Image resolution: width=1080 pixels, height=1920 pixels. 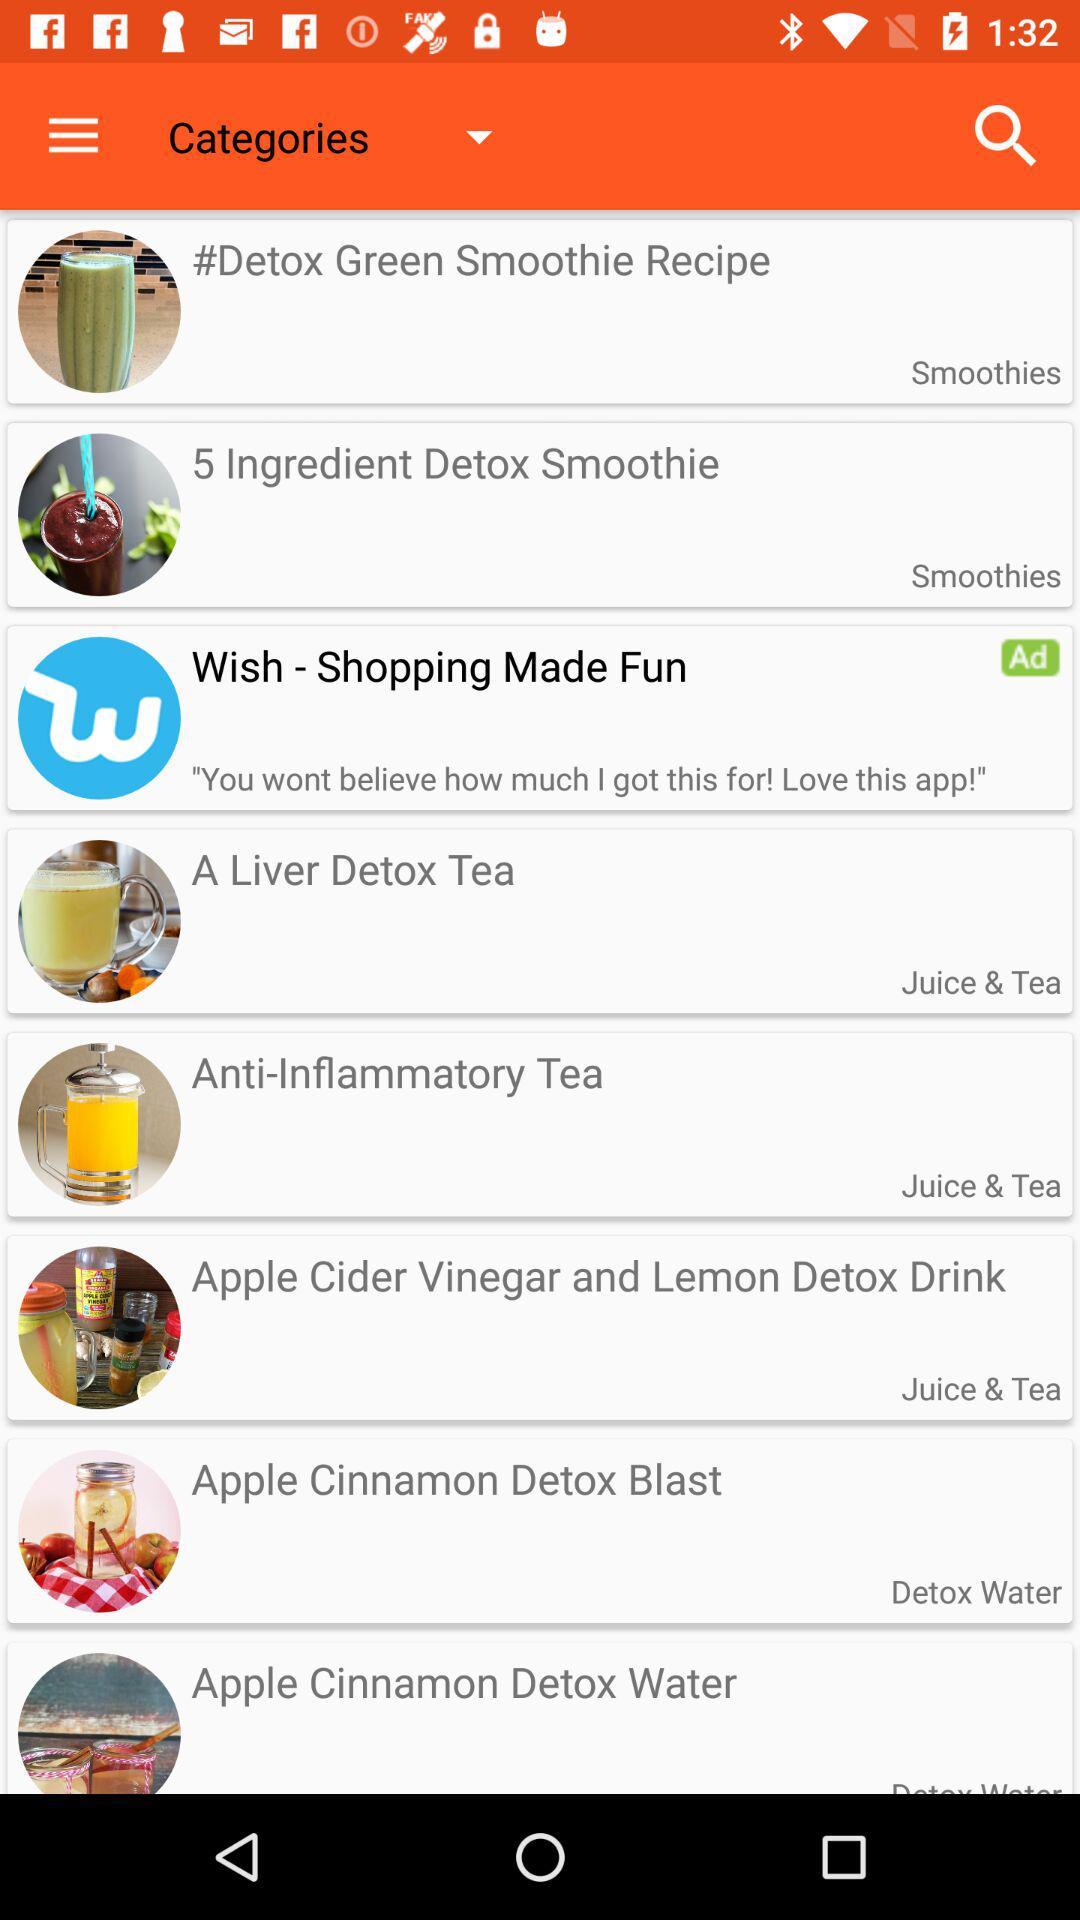 What do you see at coordinates (72, 135) in the screenshot?
I see `icon next to the categories icon` at bounding box center [72, 135].